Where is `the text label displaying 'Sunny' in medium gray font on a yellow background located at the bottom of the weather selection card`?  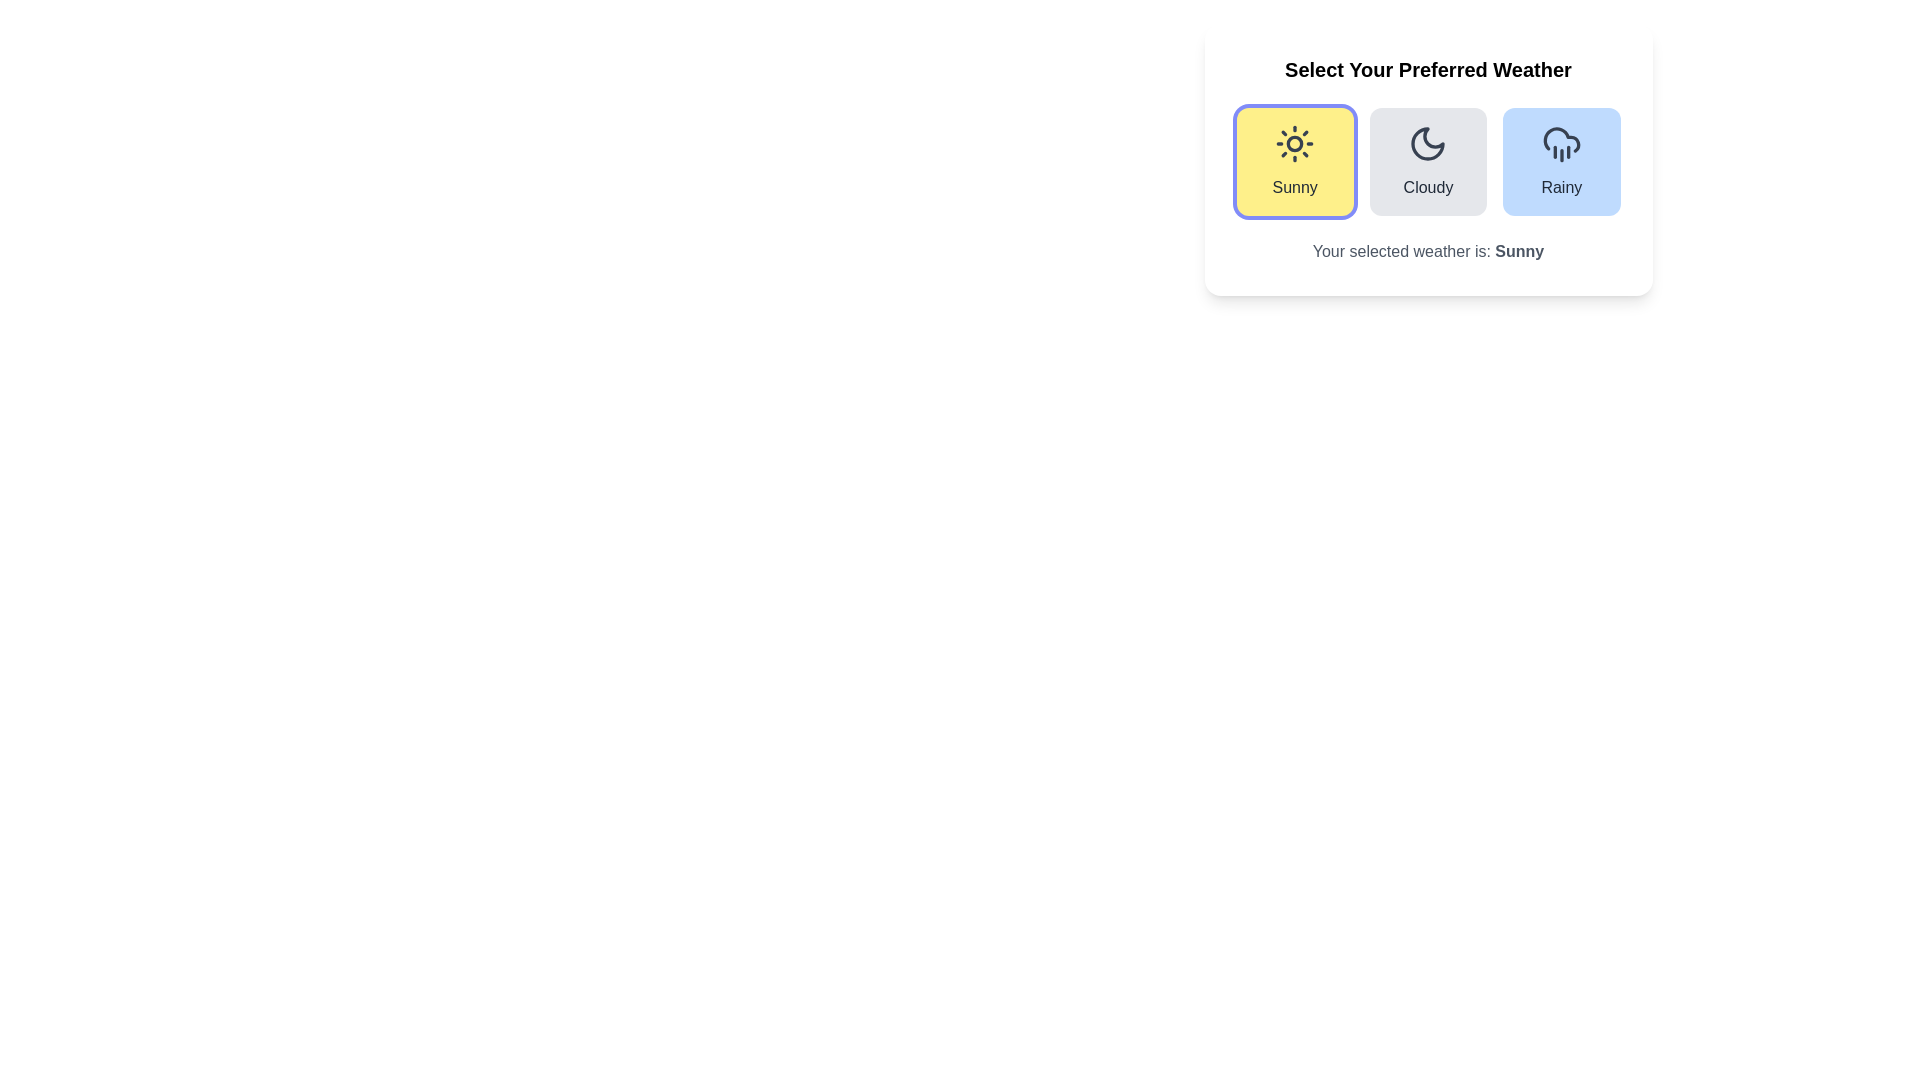 the text label displaying 'Sunny' in medium gray font on a yellow background located at the bottom of the weather selection card is located at coordinates (1295, 188).